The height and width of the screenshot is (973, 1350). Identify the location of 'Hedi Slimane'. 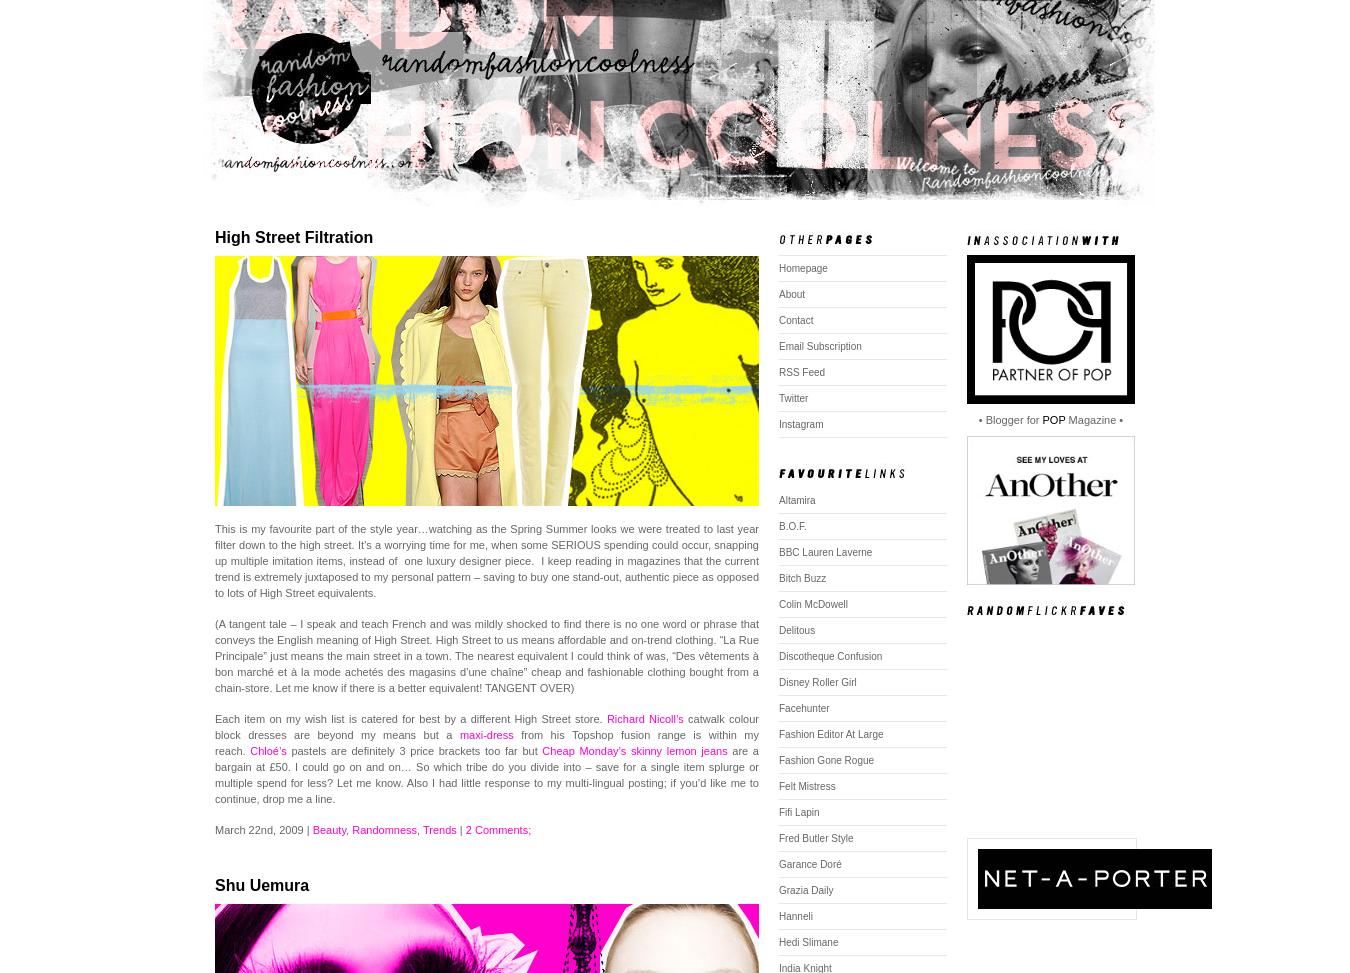
(808, 941).